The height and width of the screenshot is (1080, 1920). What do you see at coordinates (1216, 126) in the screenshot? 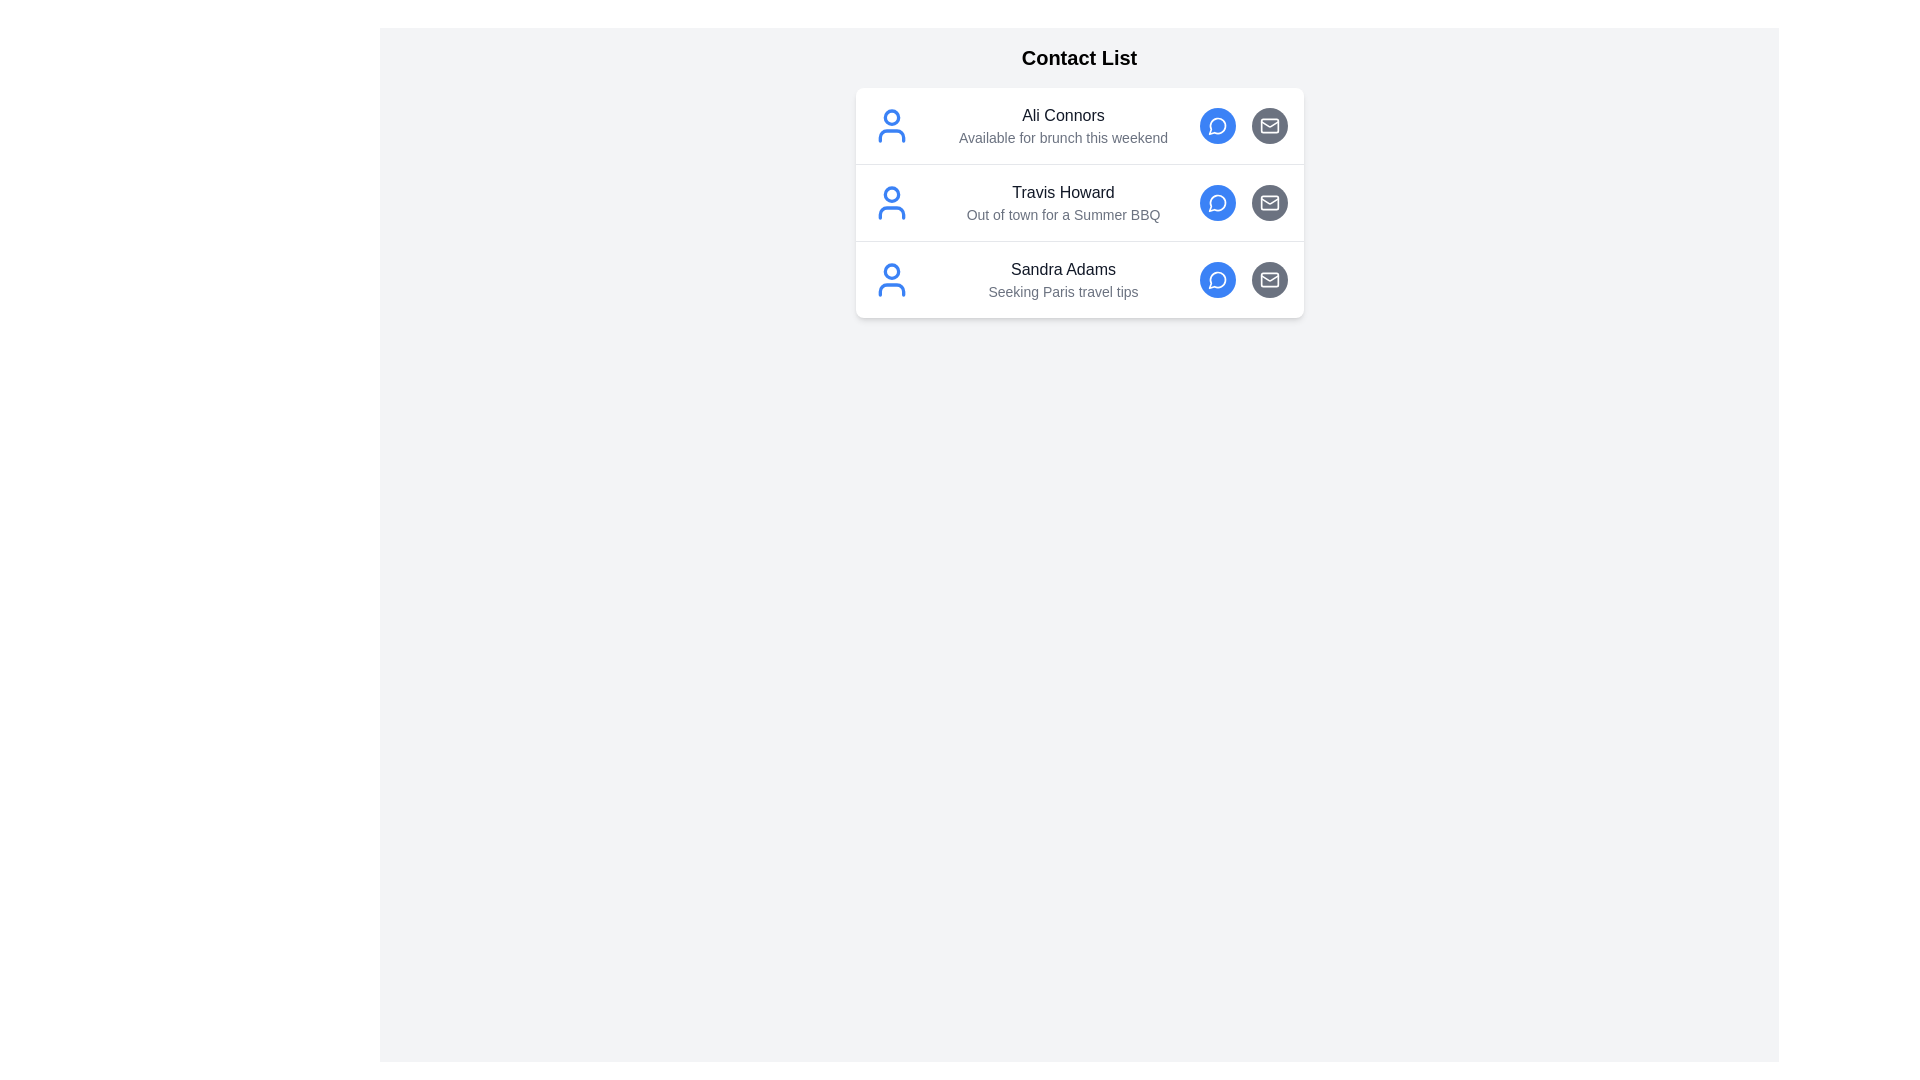
I see `the circular icon button featuring a speech bubble design with a blue outline and white background, located to the right of 'Ali Connors' in the contact list` at bounding box center [1216, 126].